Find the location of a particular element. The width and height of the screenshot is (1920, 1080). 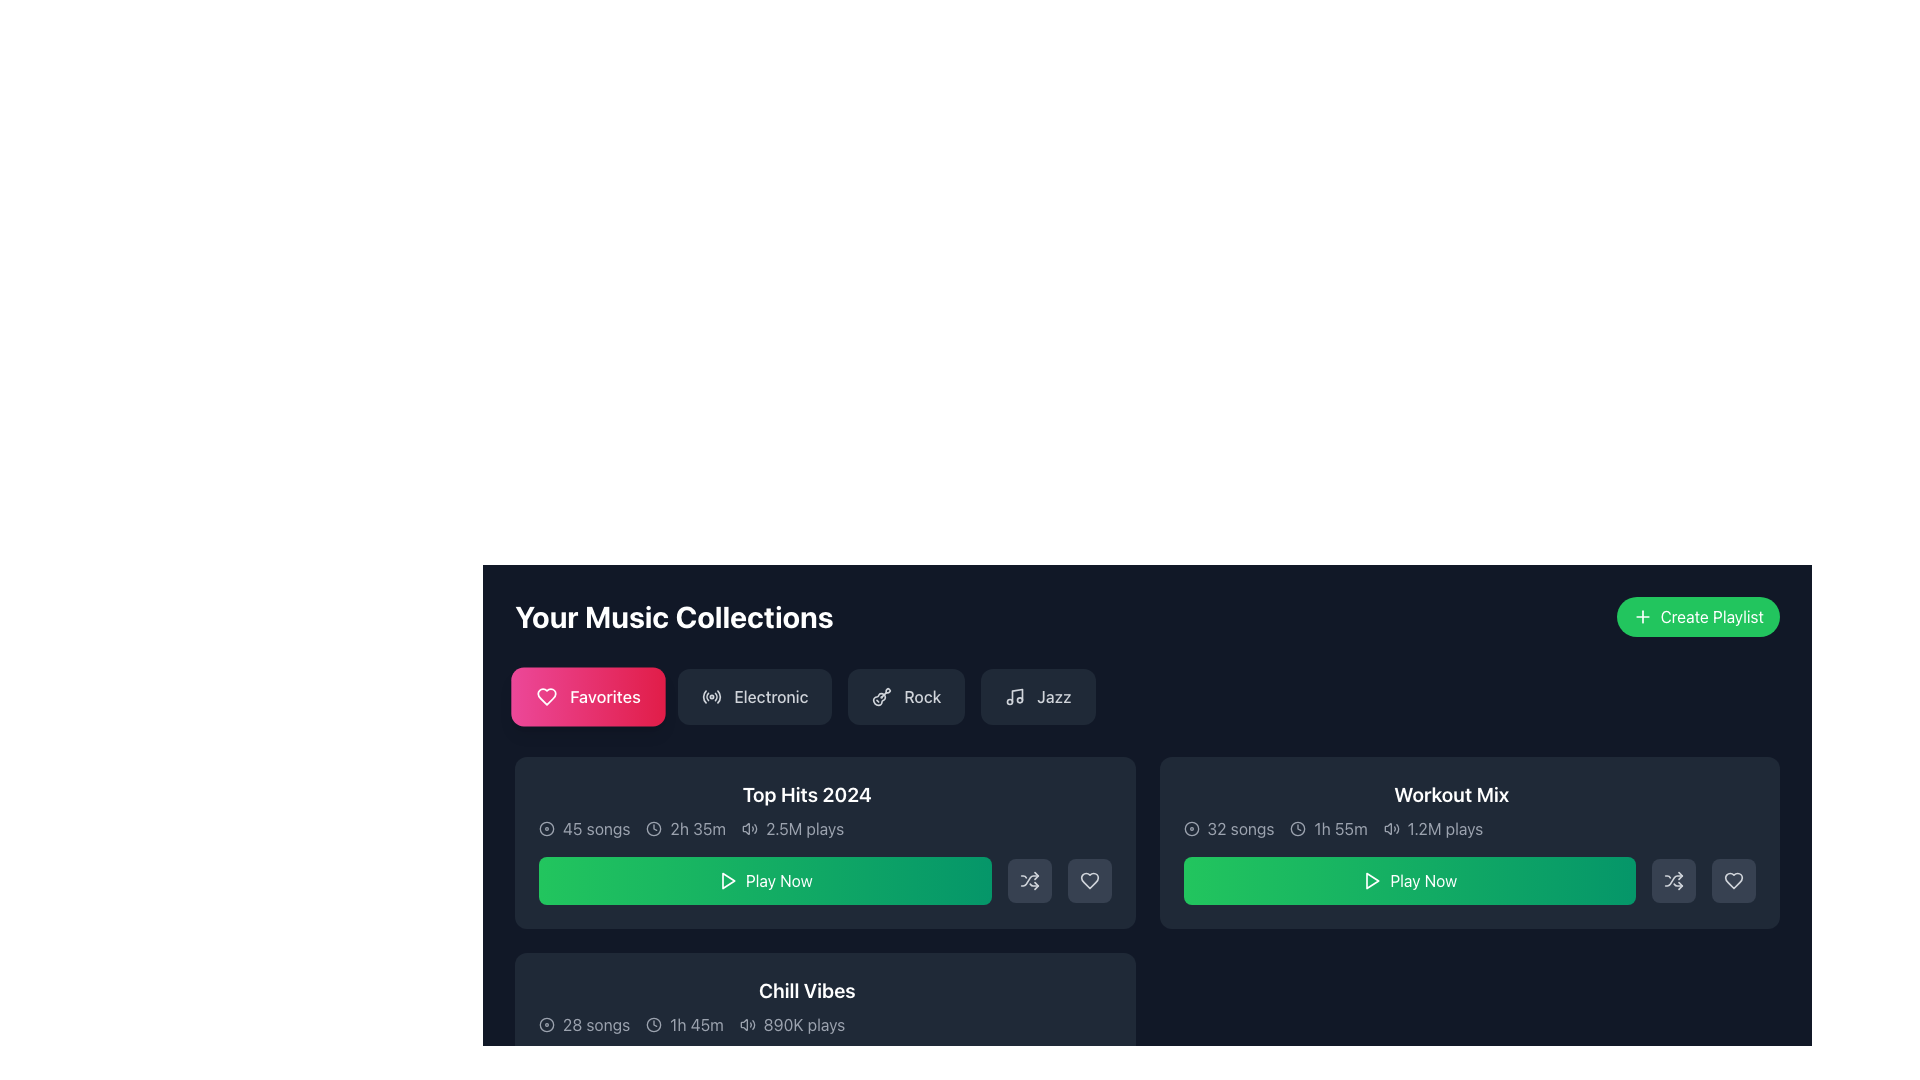

the play action icon located centrally within the 'Play Now' button under the 'Workout Mix' heading to initiate playback is located at coordinates (1371, 879).